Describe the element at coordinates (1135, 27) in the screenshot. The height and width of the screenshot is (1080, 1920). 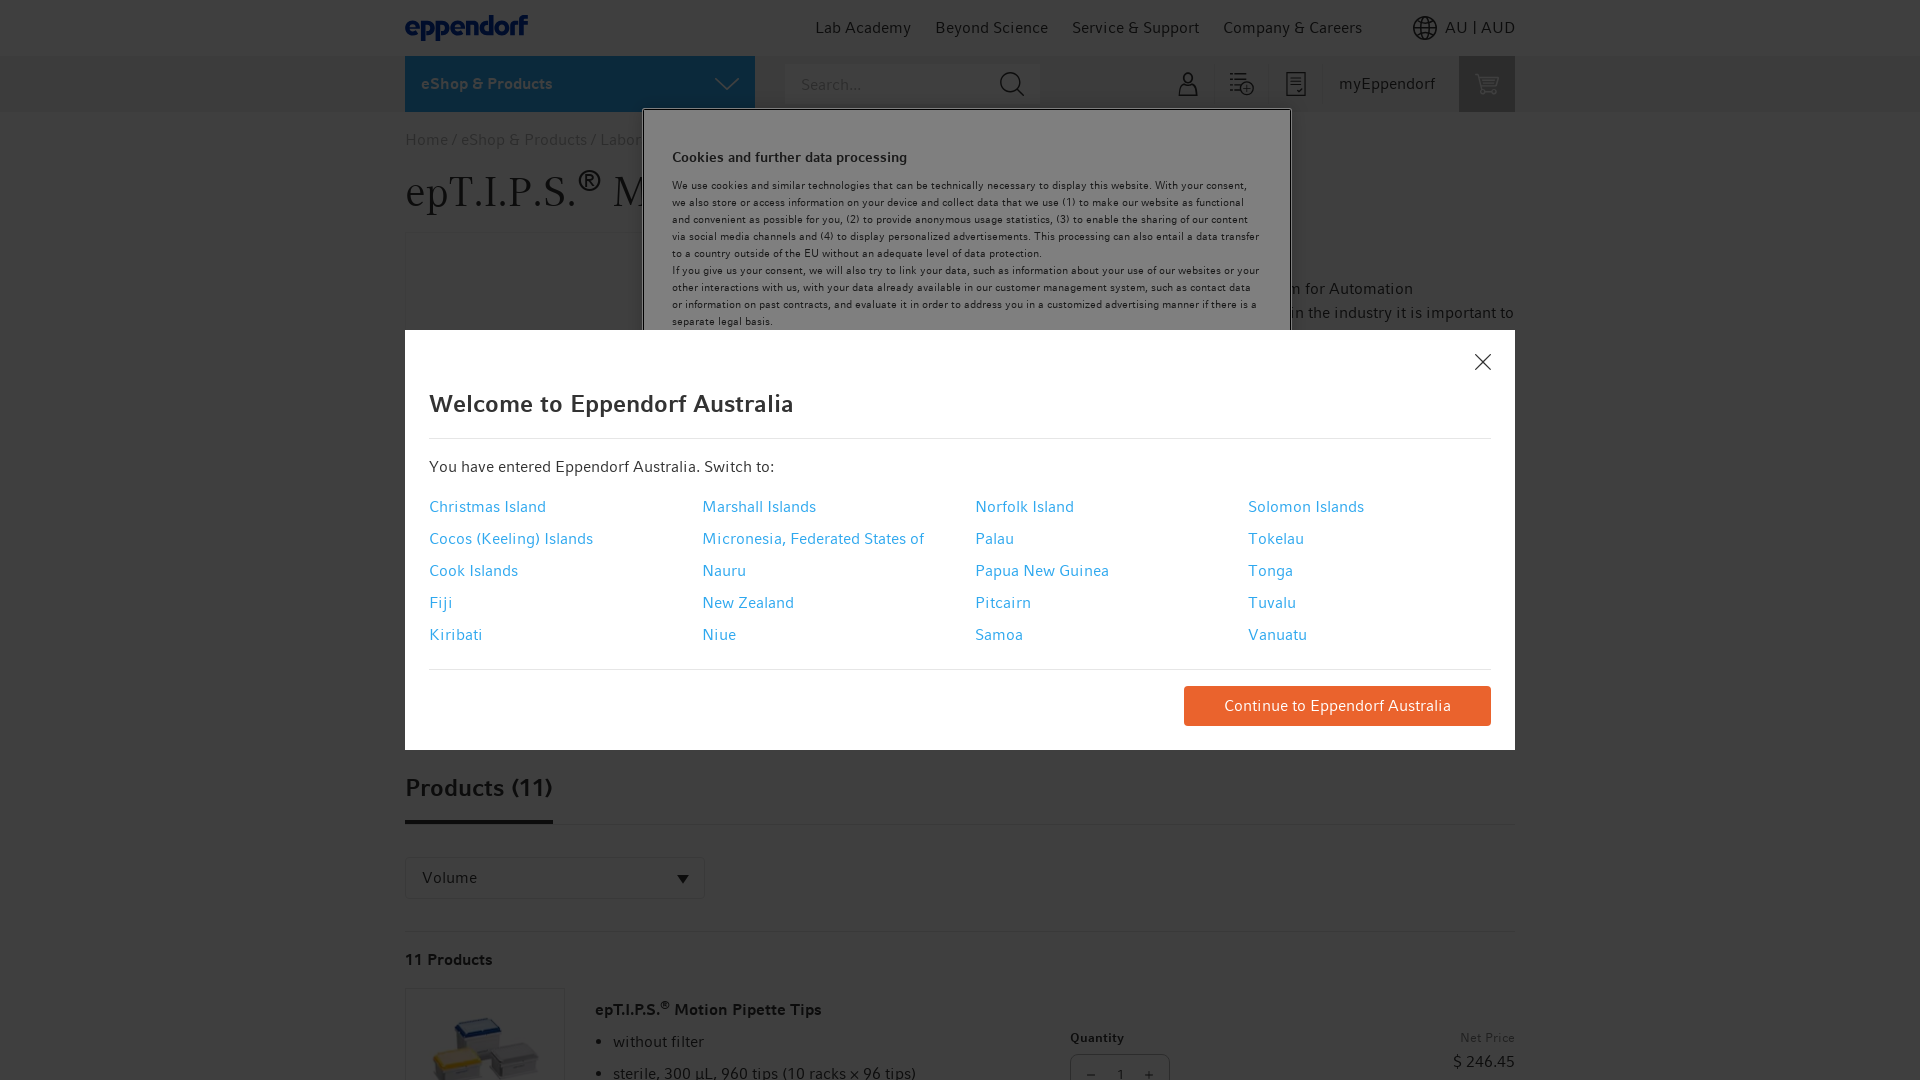
I see `'Service & Support'` at that location.